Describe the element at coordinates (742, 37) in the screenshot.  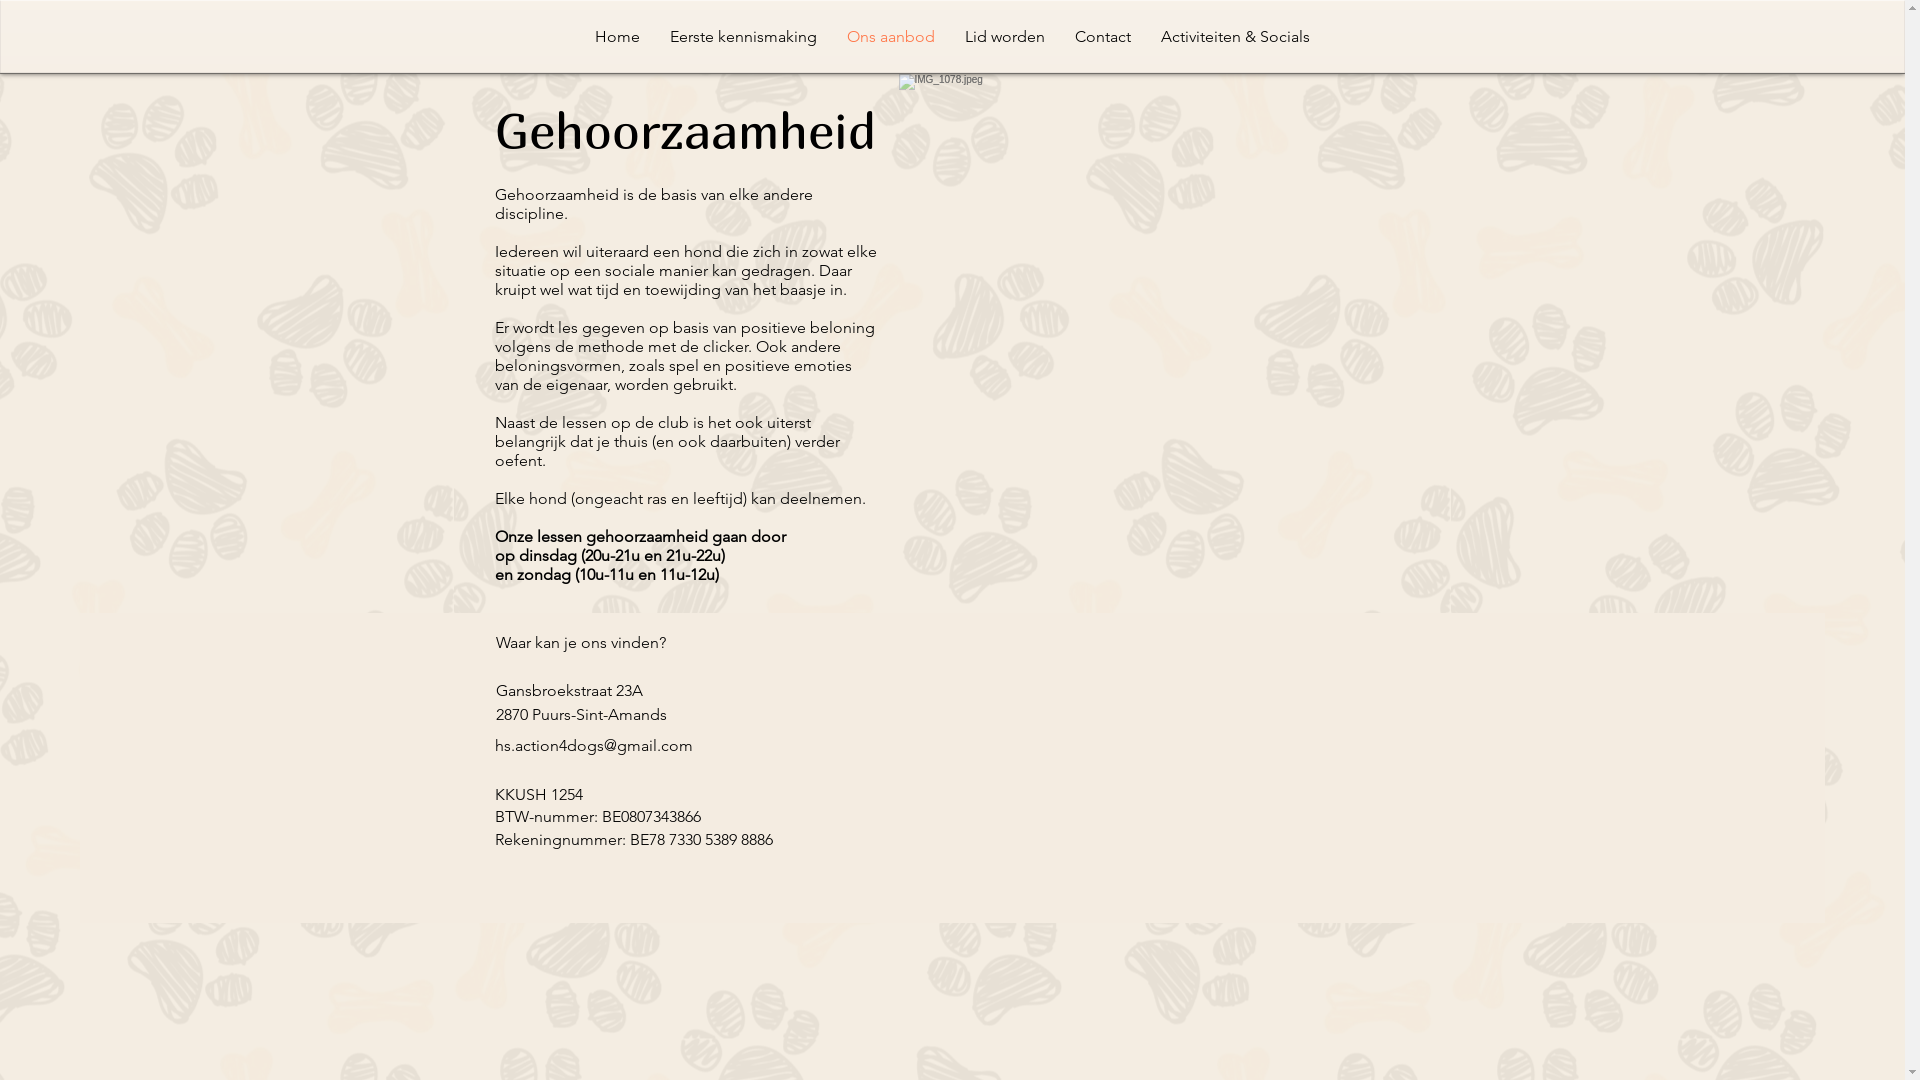
I see `'Eerste kennismaking'` at that location.